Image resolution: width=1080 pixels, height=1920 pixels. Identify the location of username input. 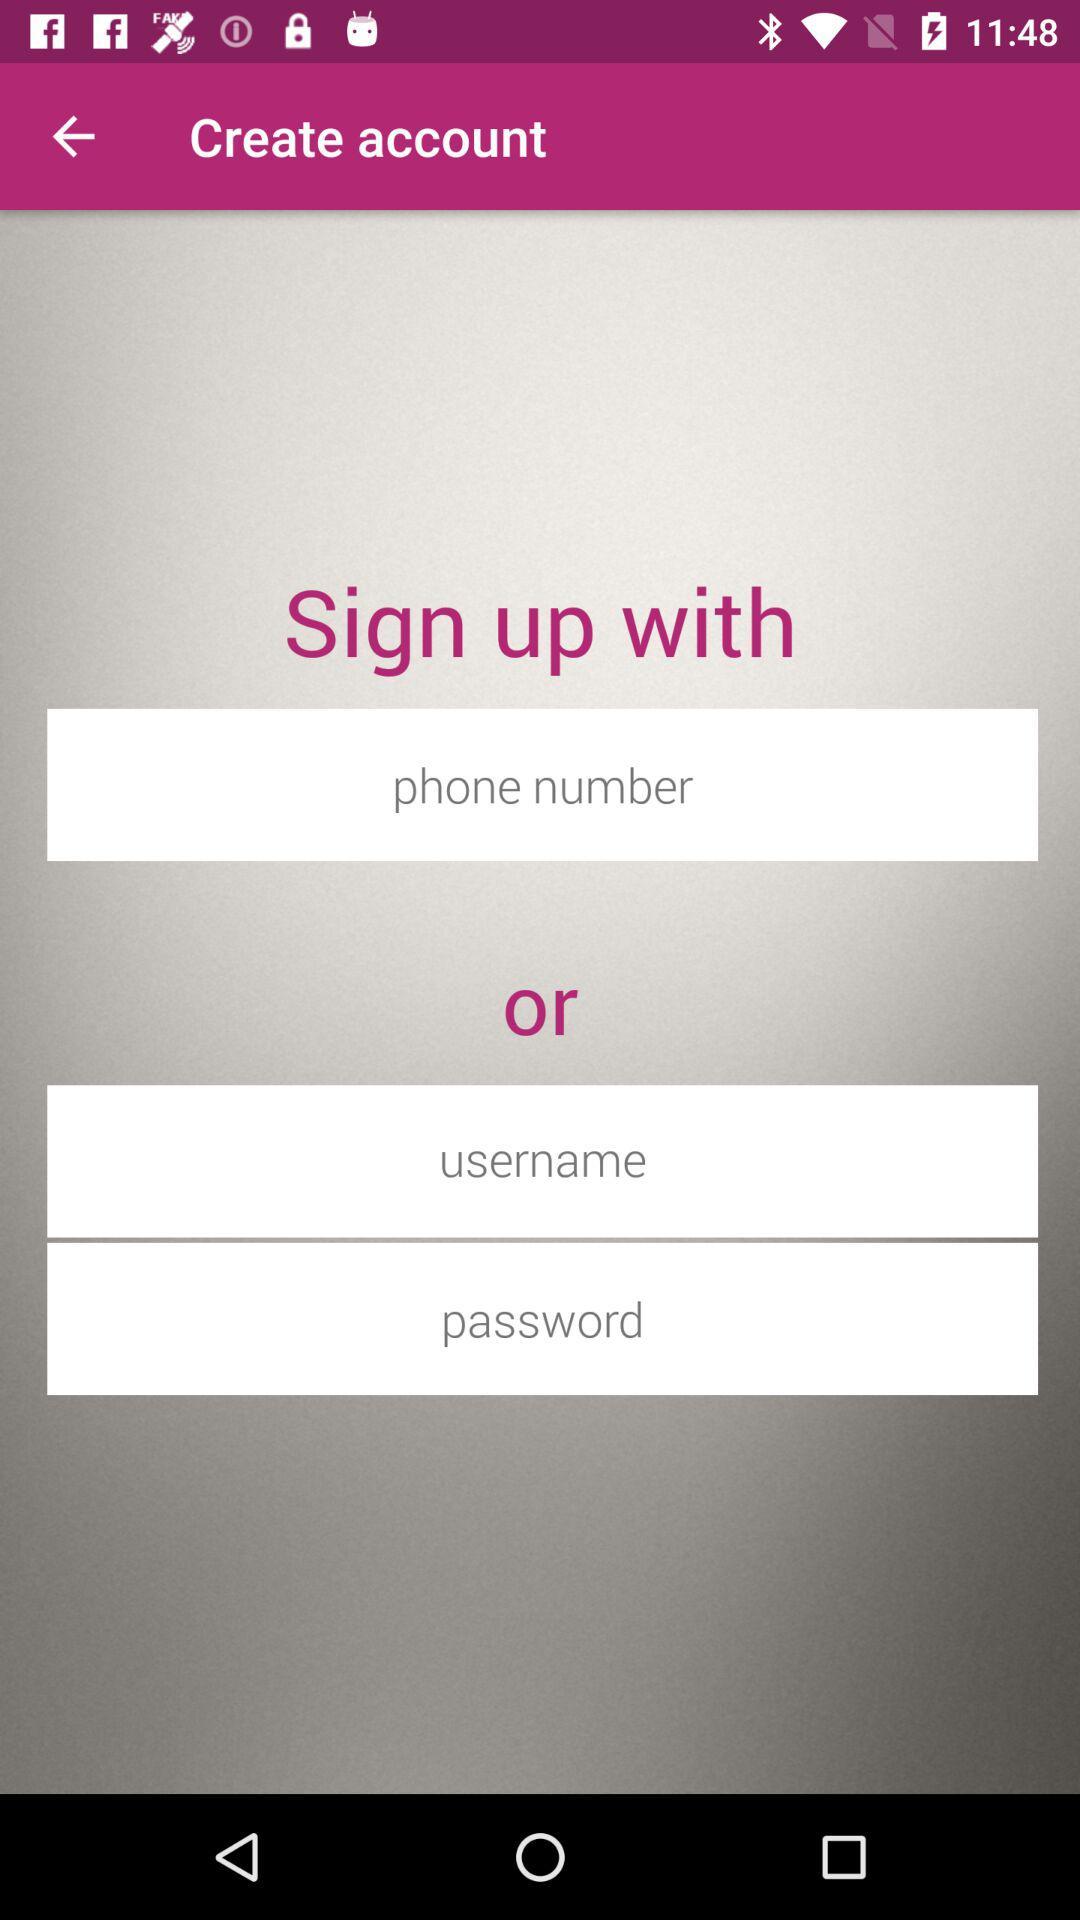
(542, 1158).